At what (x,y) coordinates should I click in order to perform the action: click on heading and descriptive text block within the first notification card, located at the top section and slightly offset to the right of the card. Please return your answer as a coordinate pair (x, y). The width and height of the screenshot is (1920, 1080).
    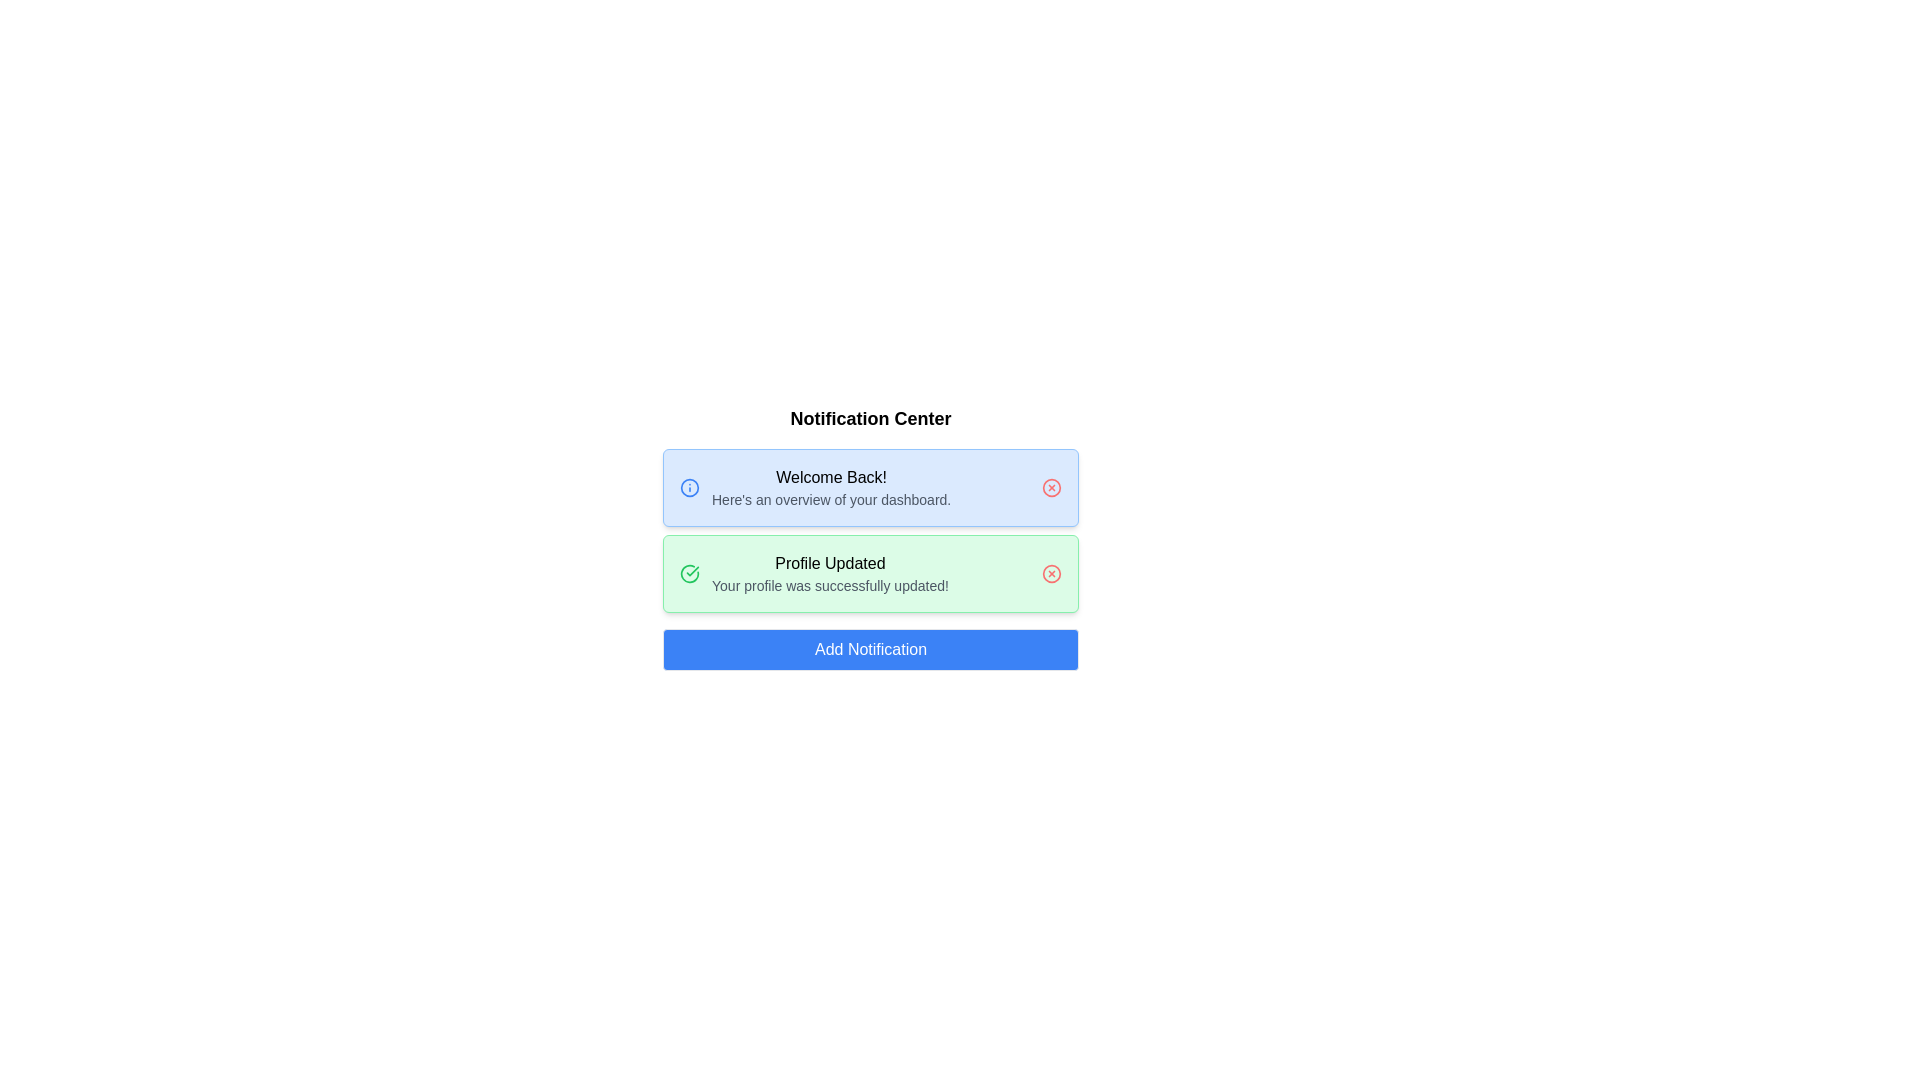
    Looking at the image, I should click on (831, 488).